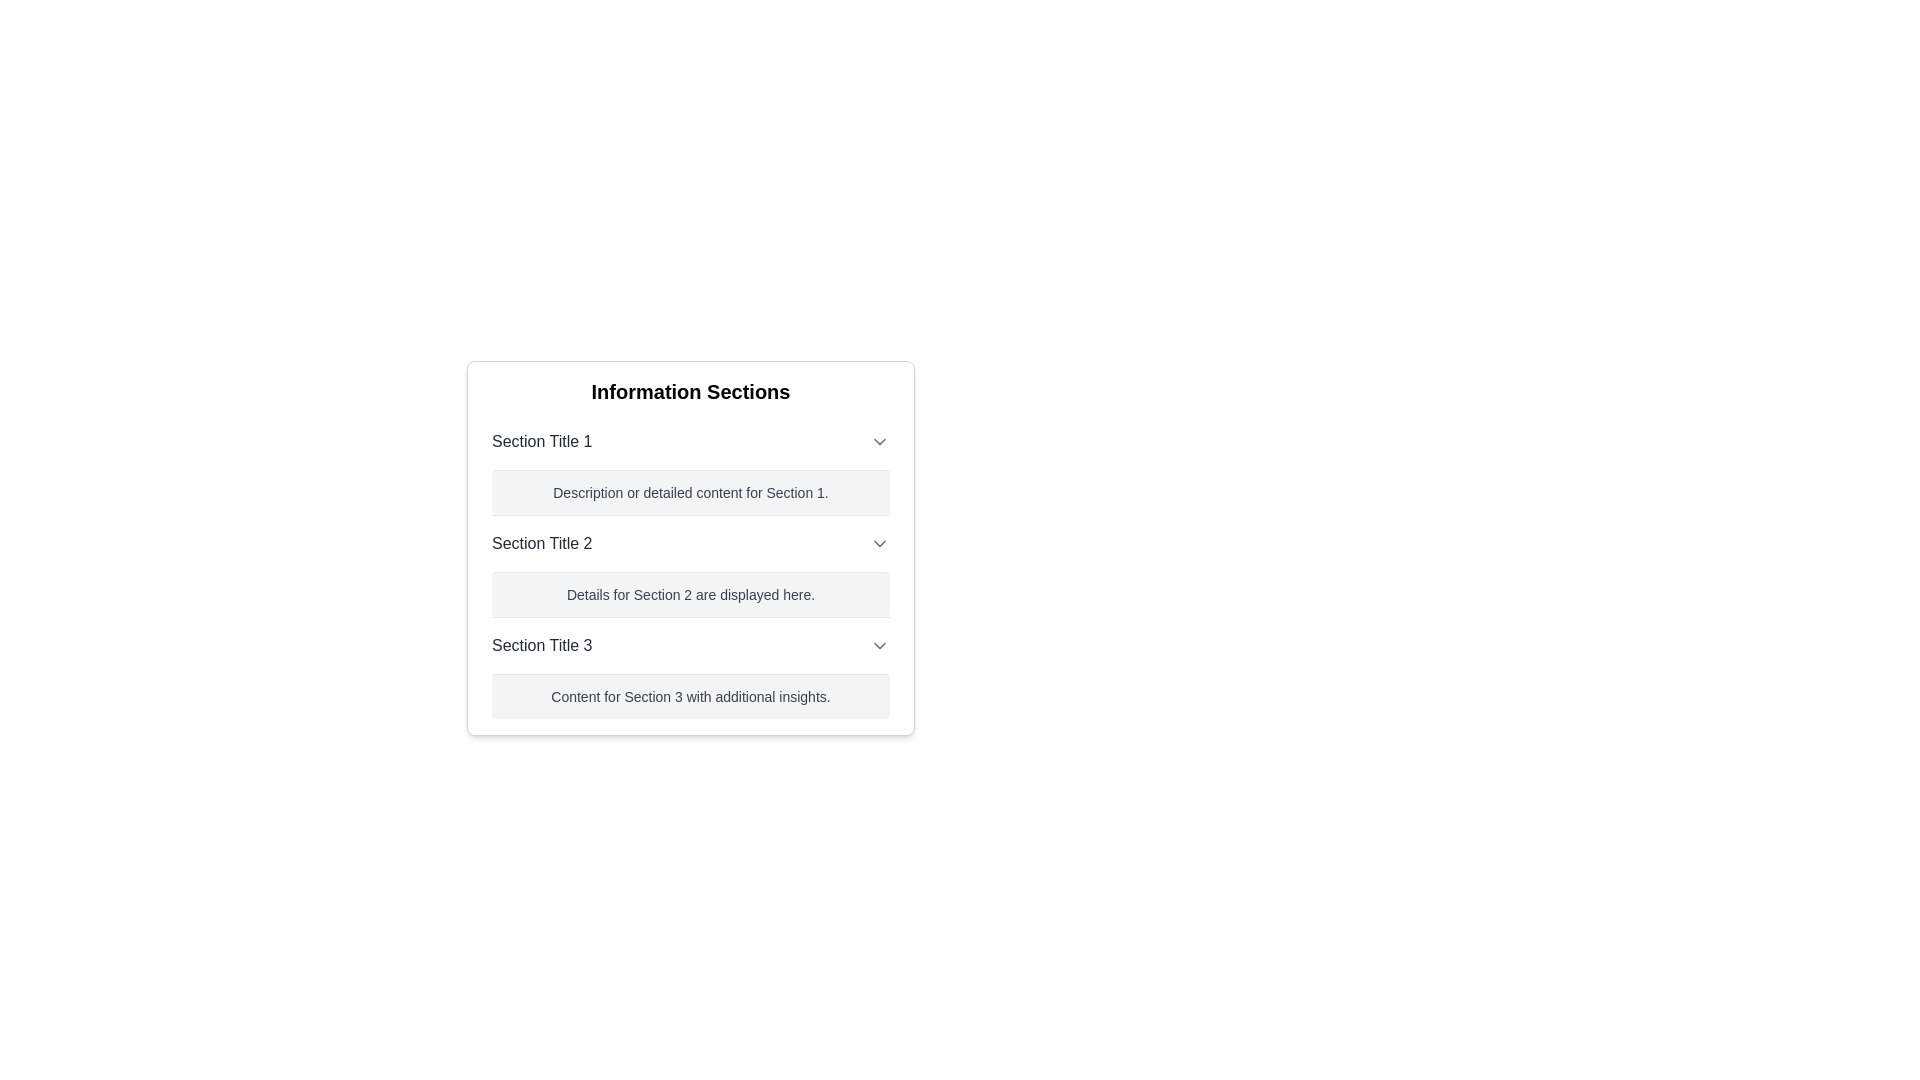 This screenshot has width=1920, height=1080. Describe the element at coordinates (879, 645) in the screenshot. I see `the downward-pointing chevron-style dropdown indicator icon on the far right side of 'Section Title 3' to potentially highlight it or display a tooltip` at that location.